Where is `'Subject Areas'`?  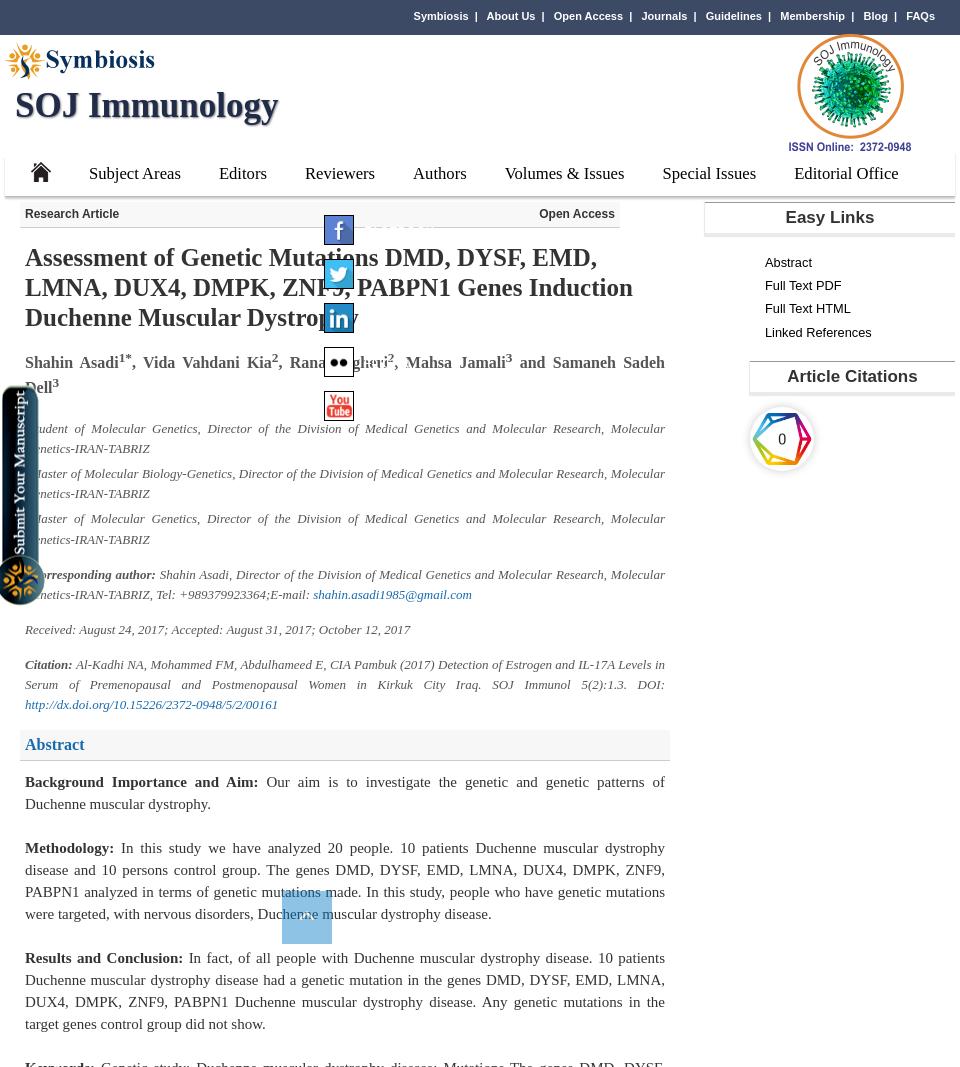
'Subject Areas' is located at coordinates (133, 172).